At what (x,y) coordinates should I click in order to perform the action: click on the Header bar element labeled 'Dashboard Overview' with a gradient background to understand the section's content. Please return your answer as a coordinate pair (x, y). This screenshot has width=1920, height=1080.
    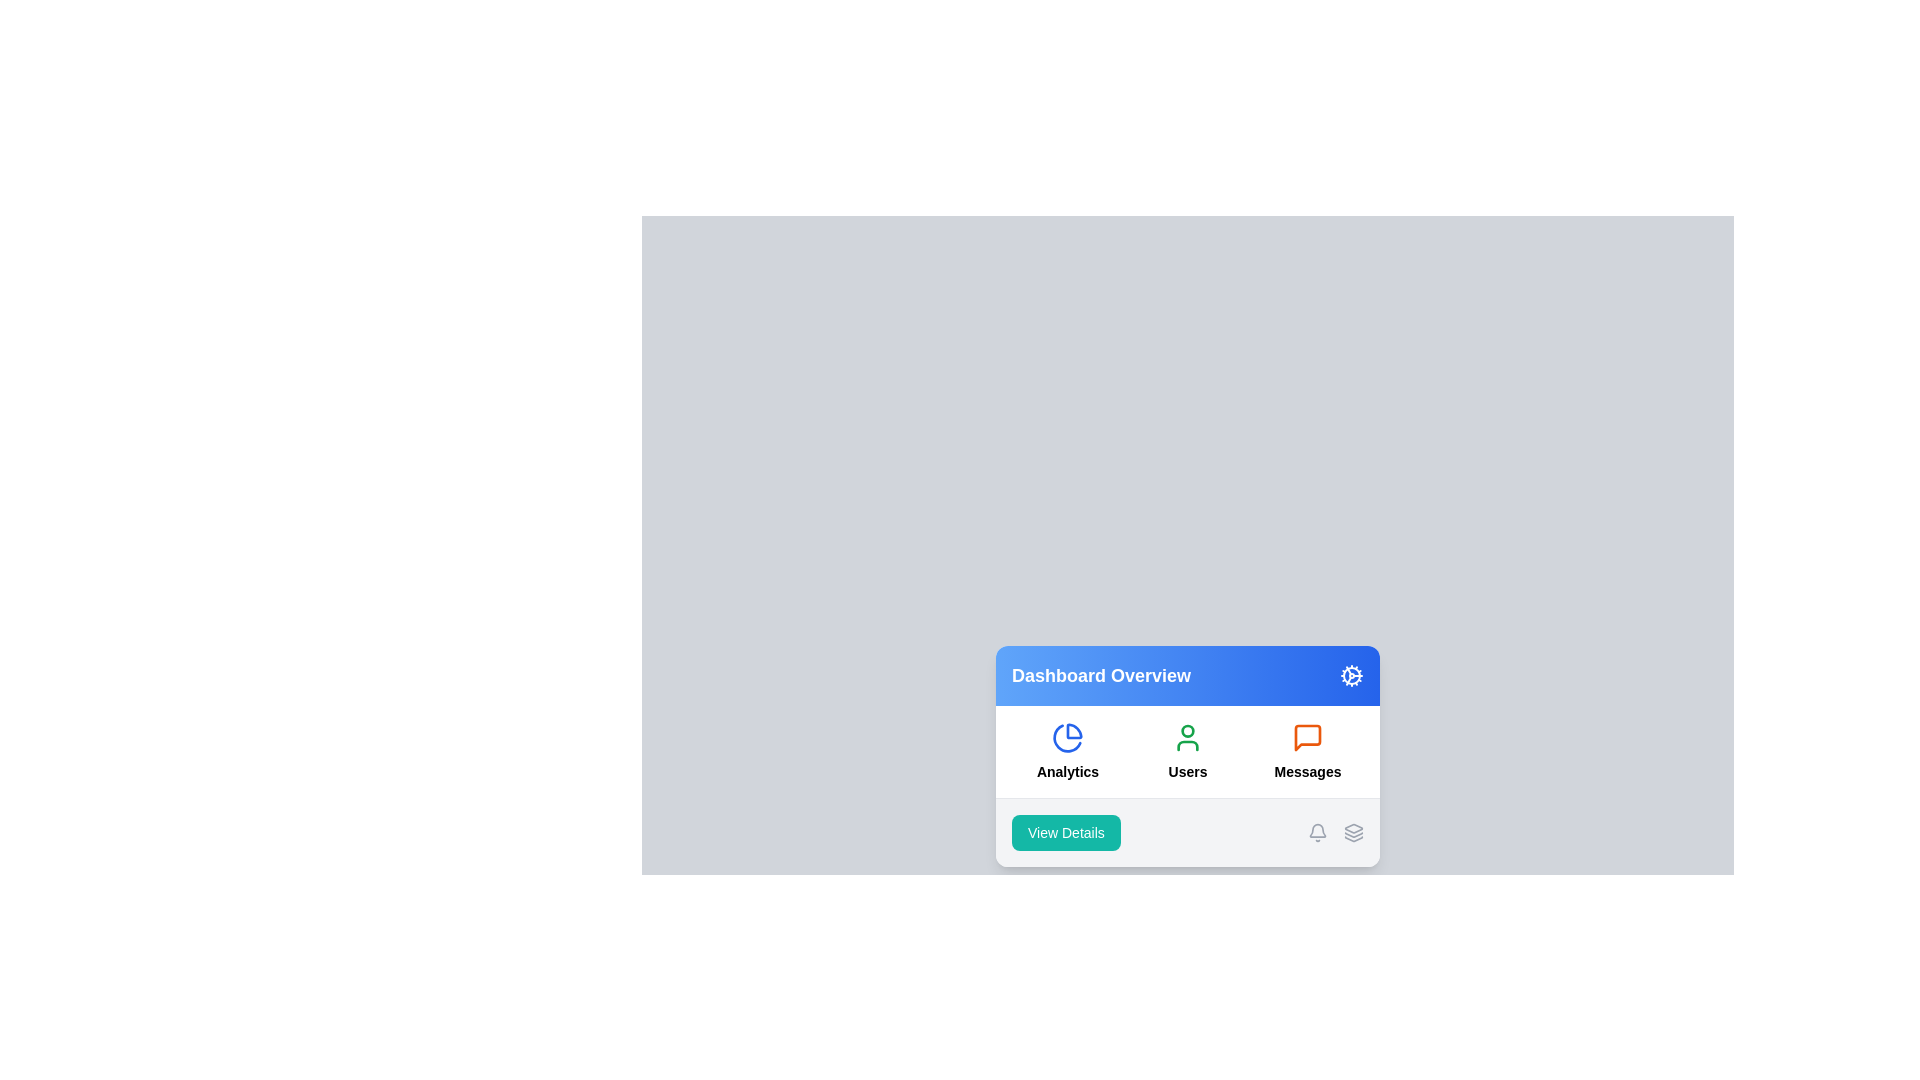
    Looking at the image, I should click on (1188, 675).